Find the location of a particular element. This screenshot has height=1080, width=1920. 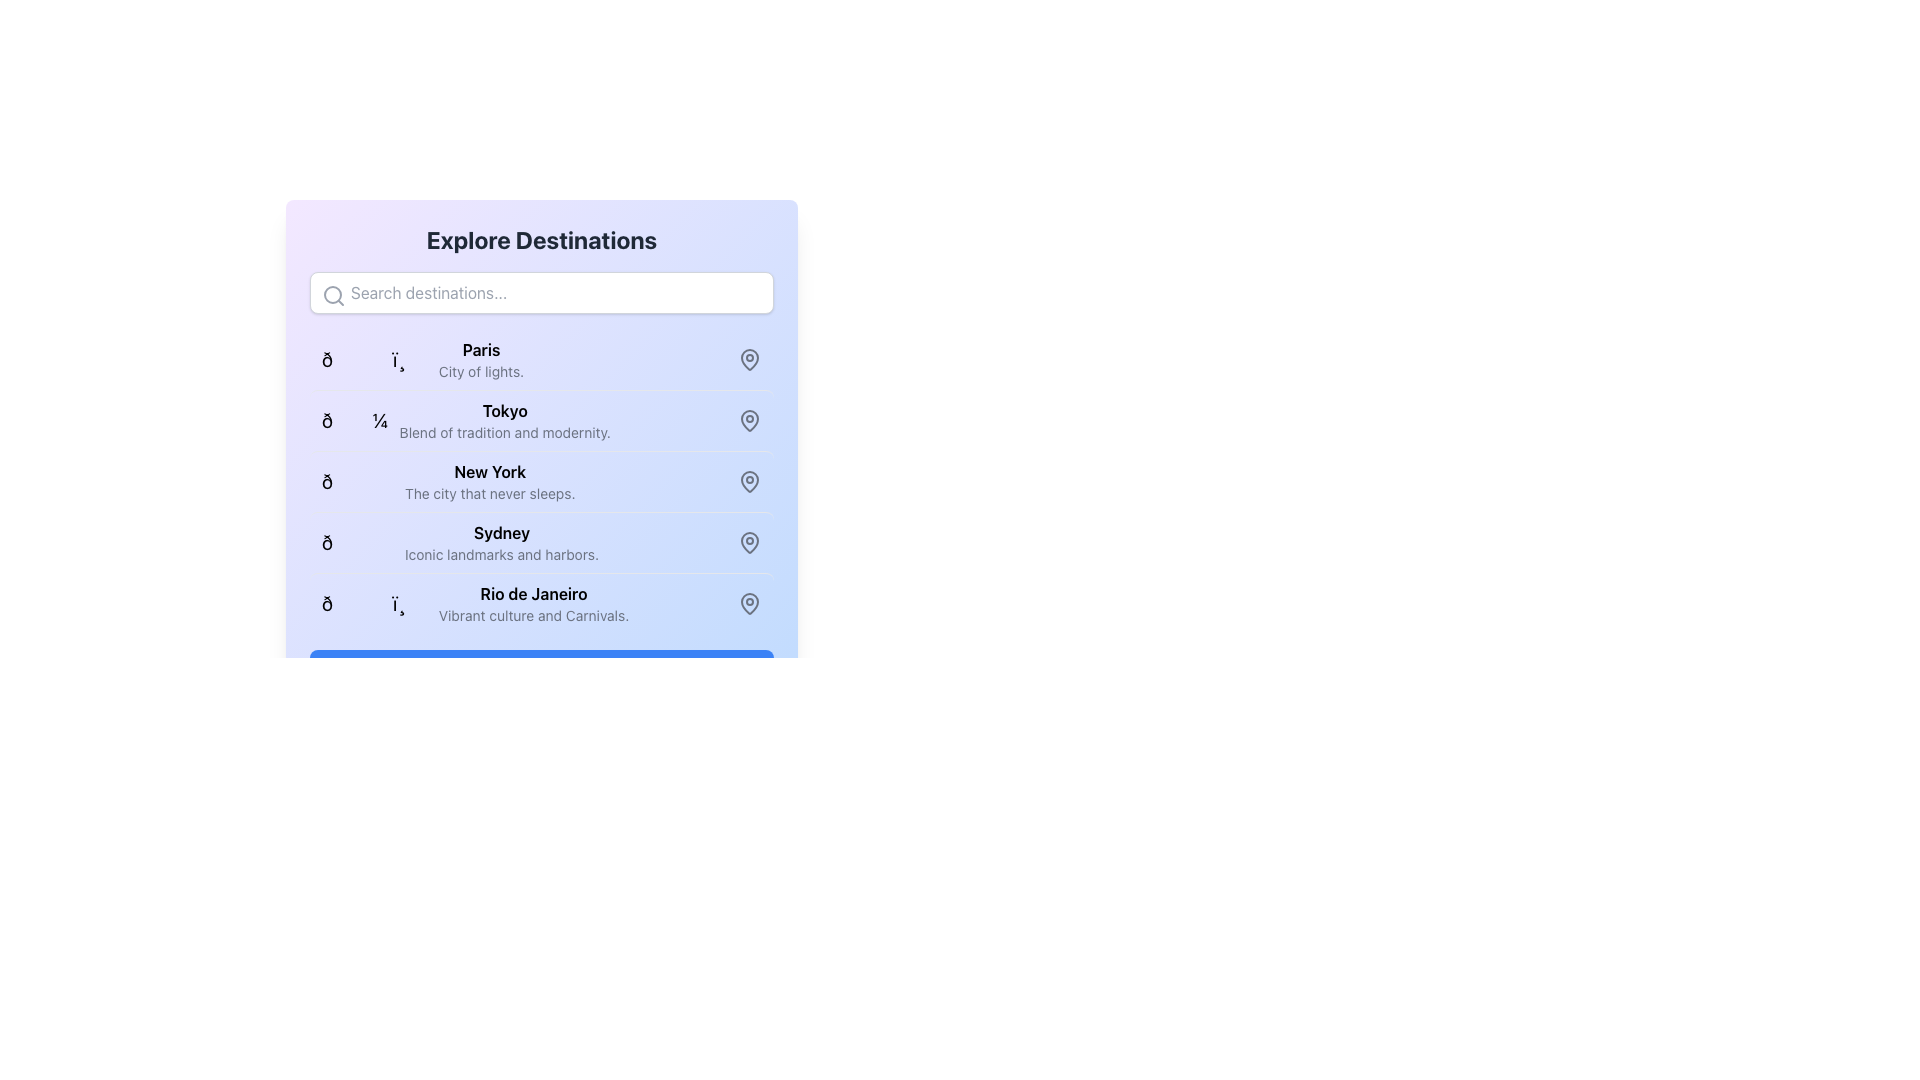

the gray map pin icon located next to the 'Rio de Janeiro' text in the 'Explore Destinations' list is located at coordinates (748, 603).